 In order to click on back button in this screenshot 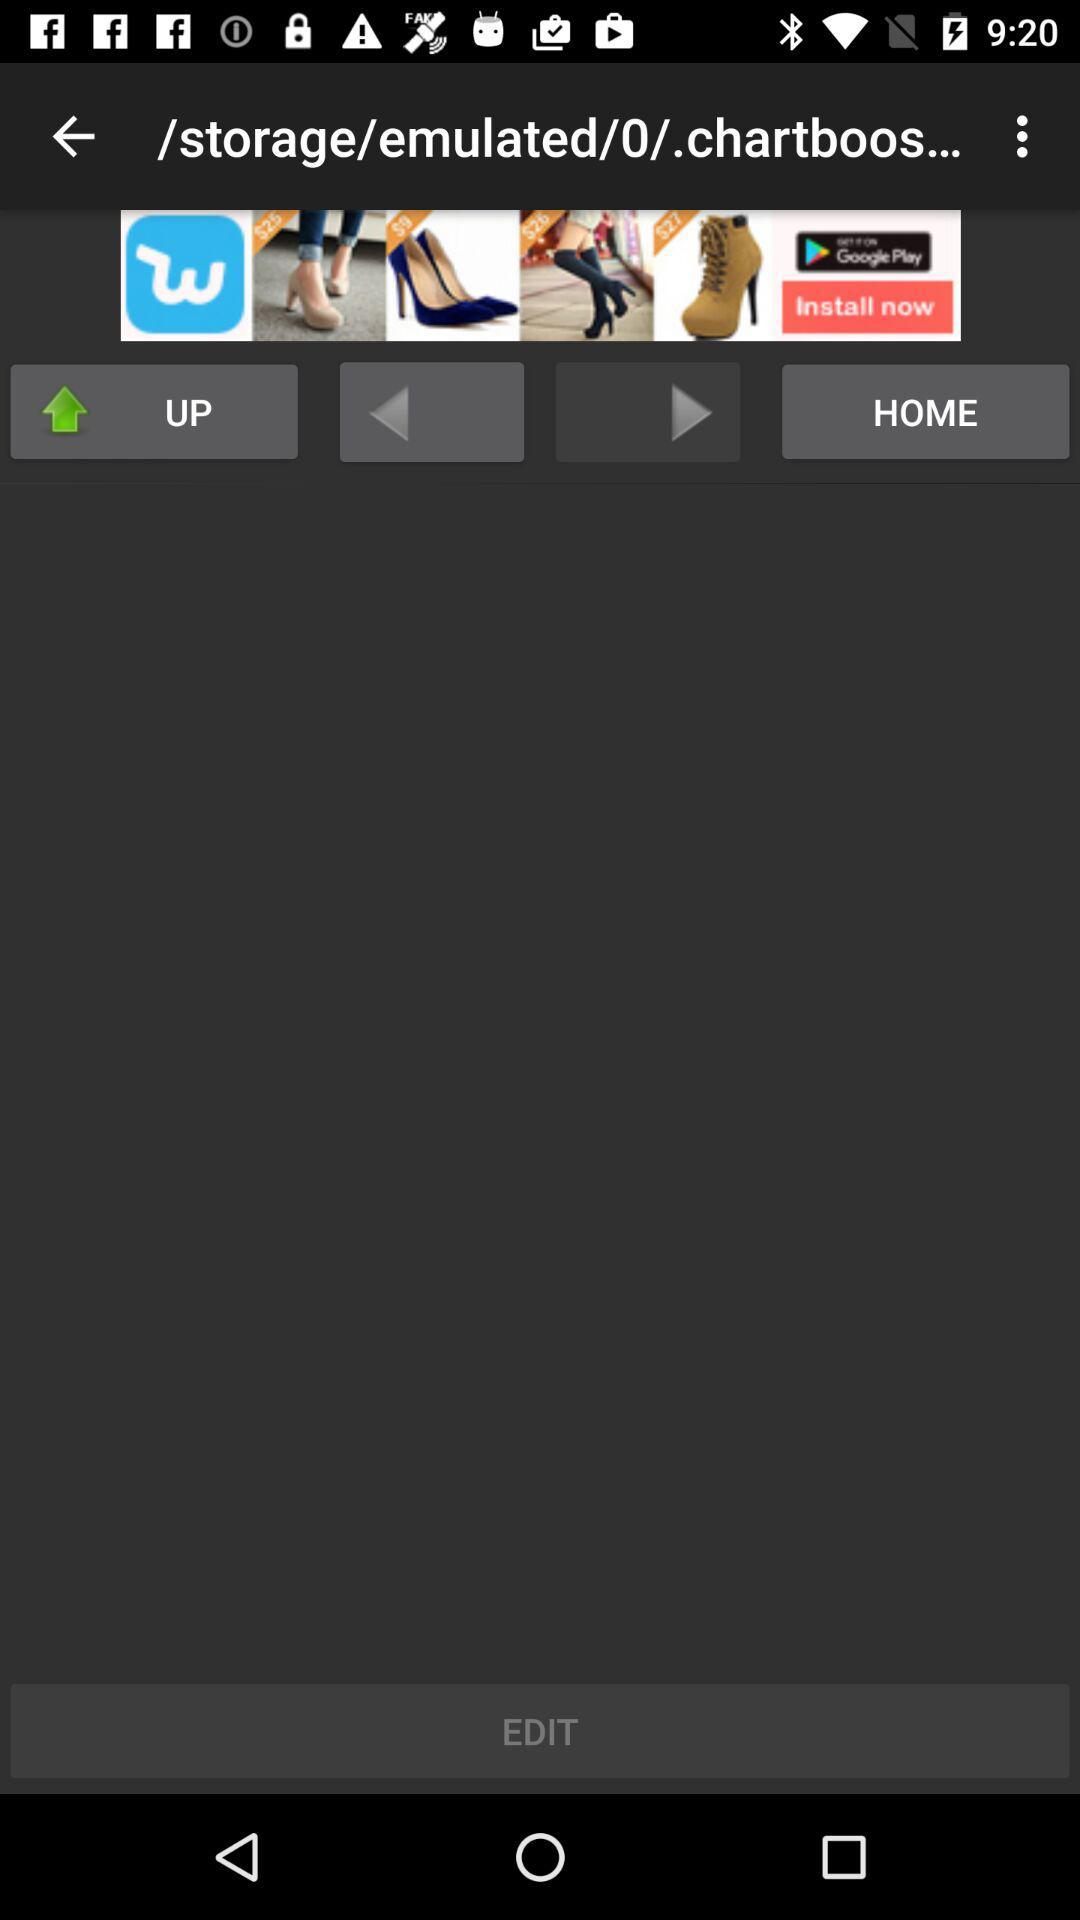, I will do `click(431, 411)`.